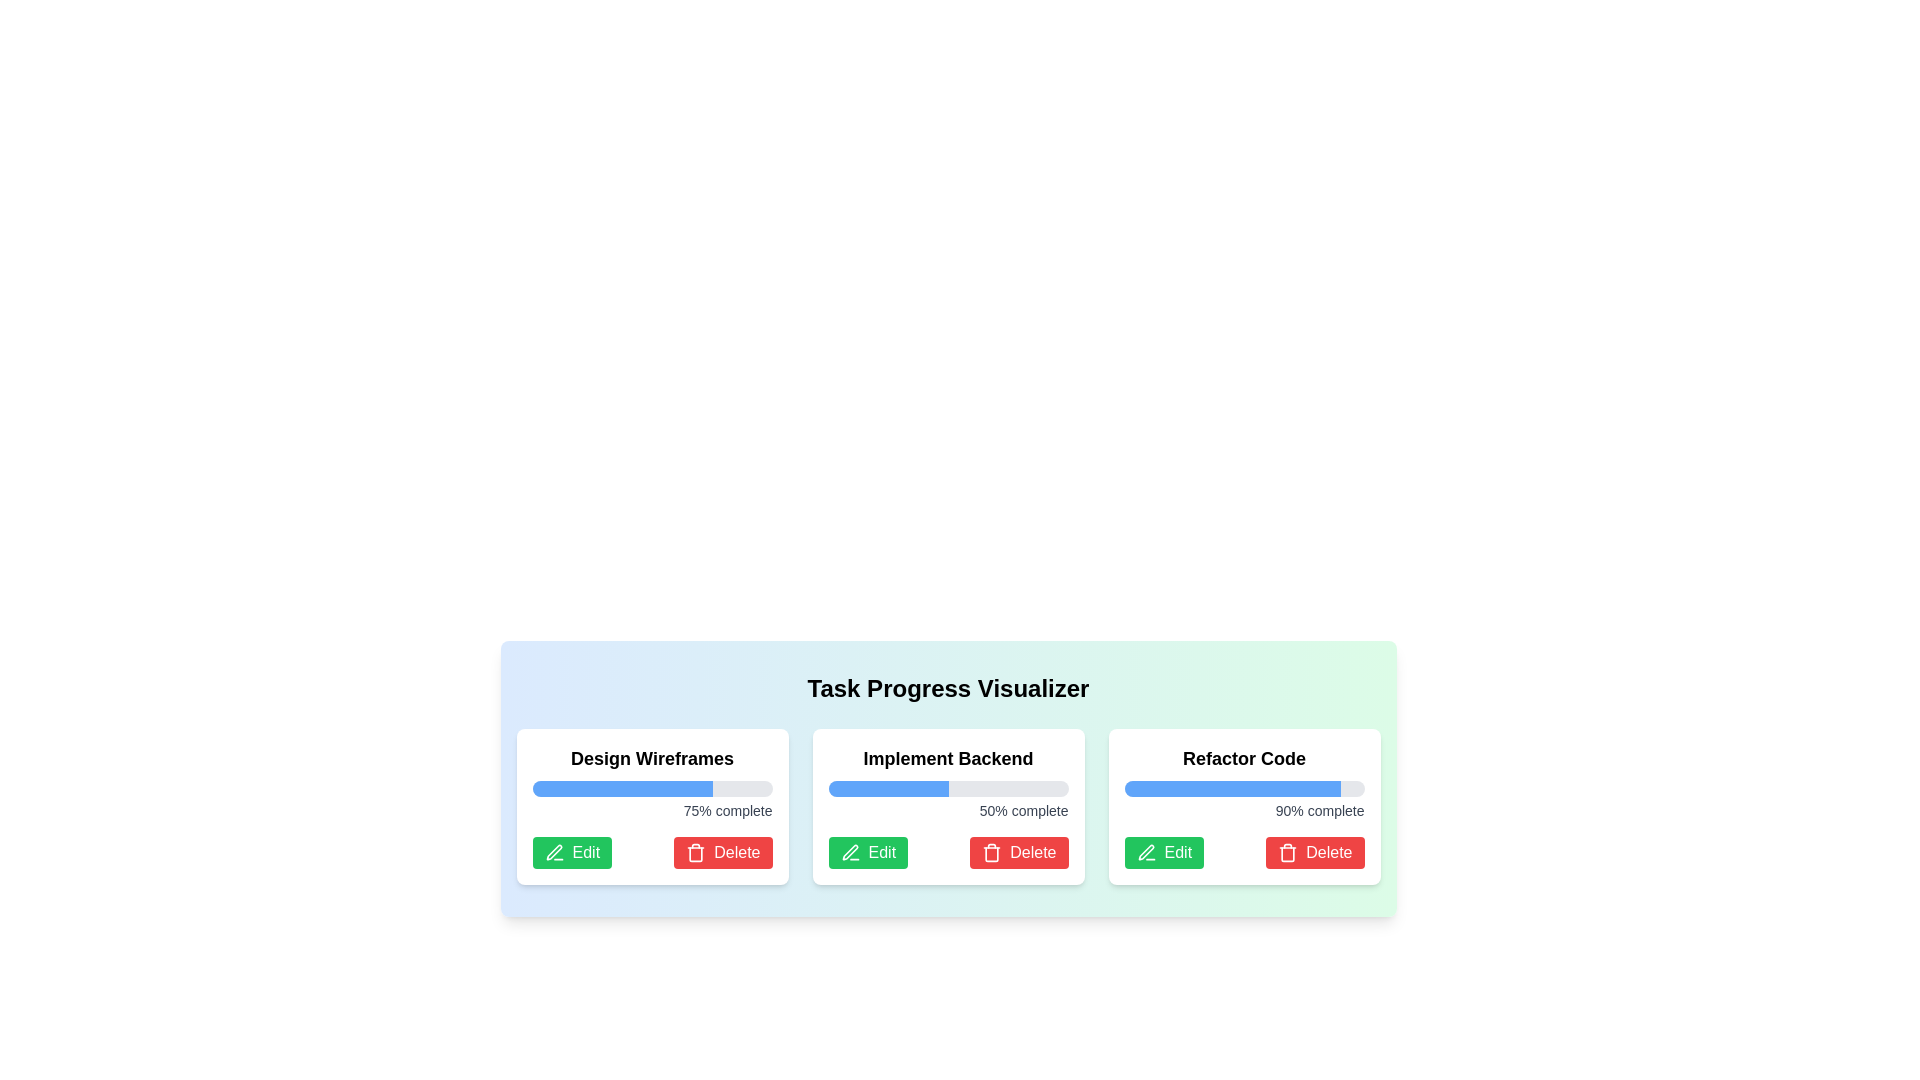 Image resolution: width=1920 pixels, height=1080 pixels. Describe the element at coordinates (1243, 759) in the screenshot. I see `text content of the descriptive heading label located at the top central area of the rightmost task card, which is above the progress bar and the 'Edit' and 'Delete' buttons` at that location.